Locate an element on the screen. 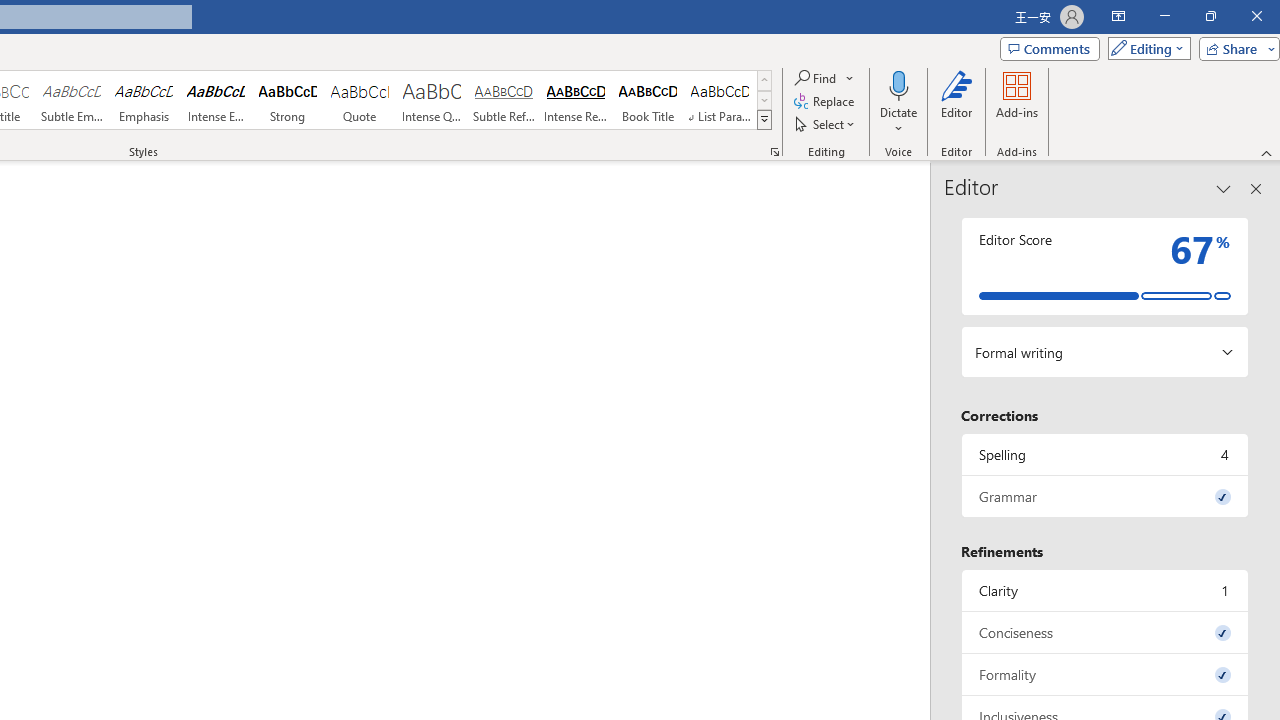  'Task Pane Options' is located at coordinates (1223, 189).